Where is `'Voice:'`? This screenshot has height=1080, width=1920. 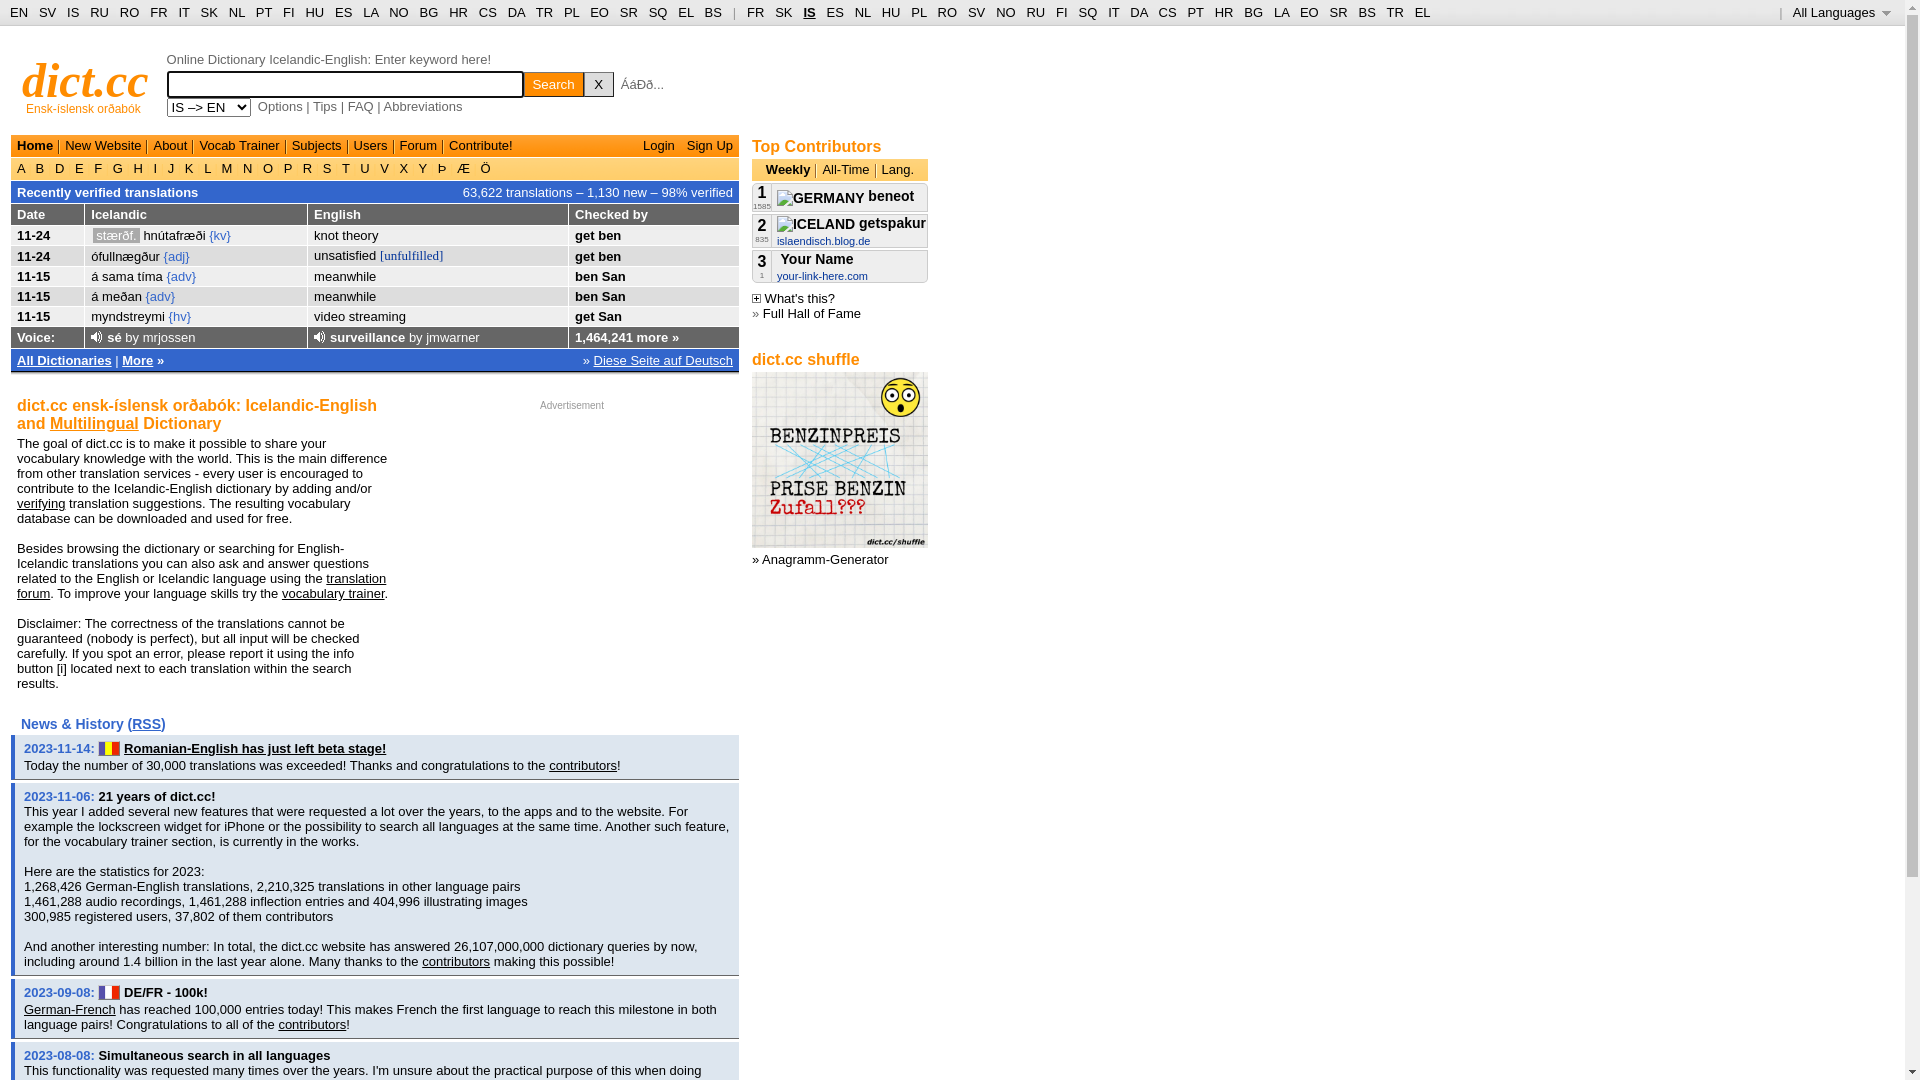 'Voice:' is located at coordinates (35, 336).